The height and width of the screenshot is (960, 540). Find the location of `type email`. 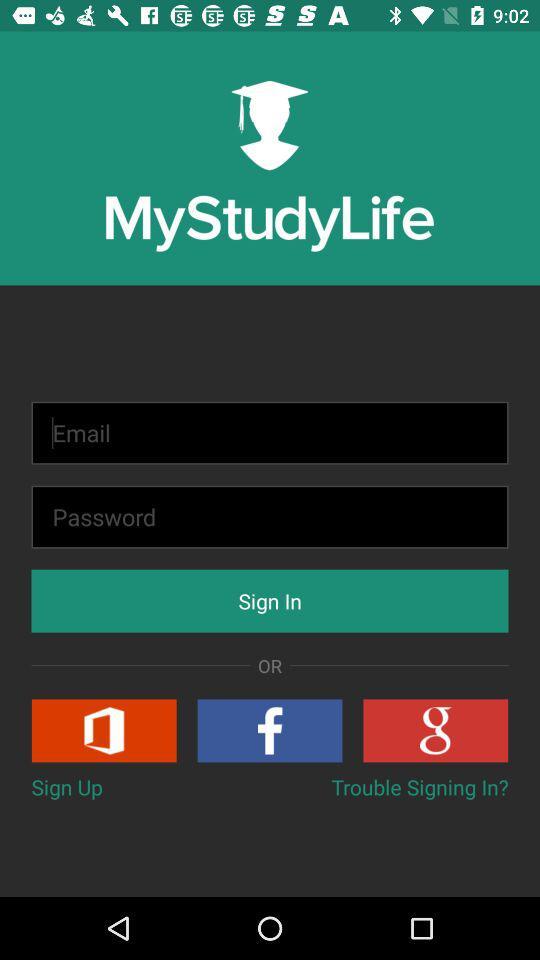

type email is located at coordinates (270, 433).